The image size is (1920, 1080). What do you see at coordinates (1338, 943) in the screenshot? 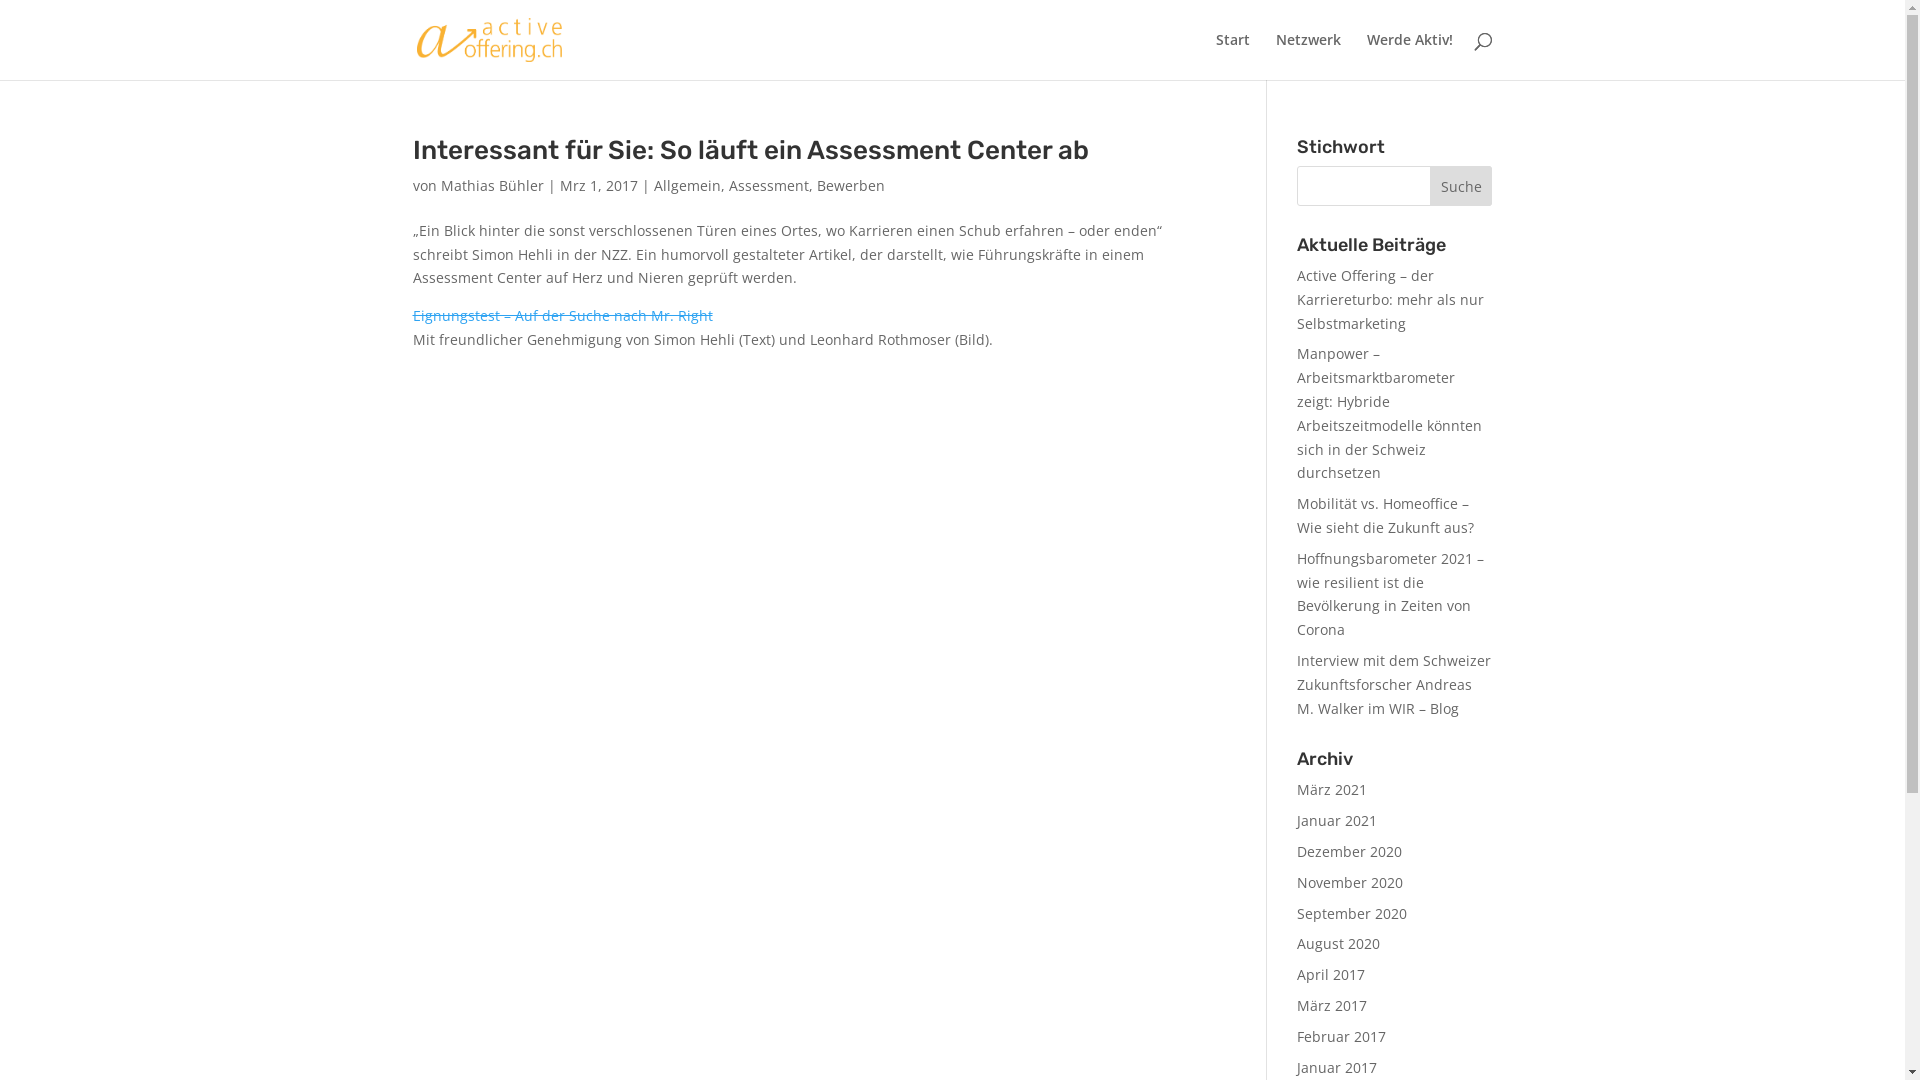
I see `'August 2020'` at bounding box center [1338, 943].